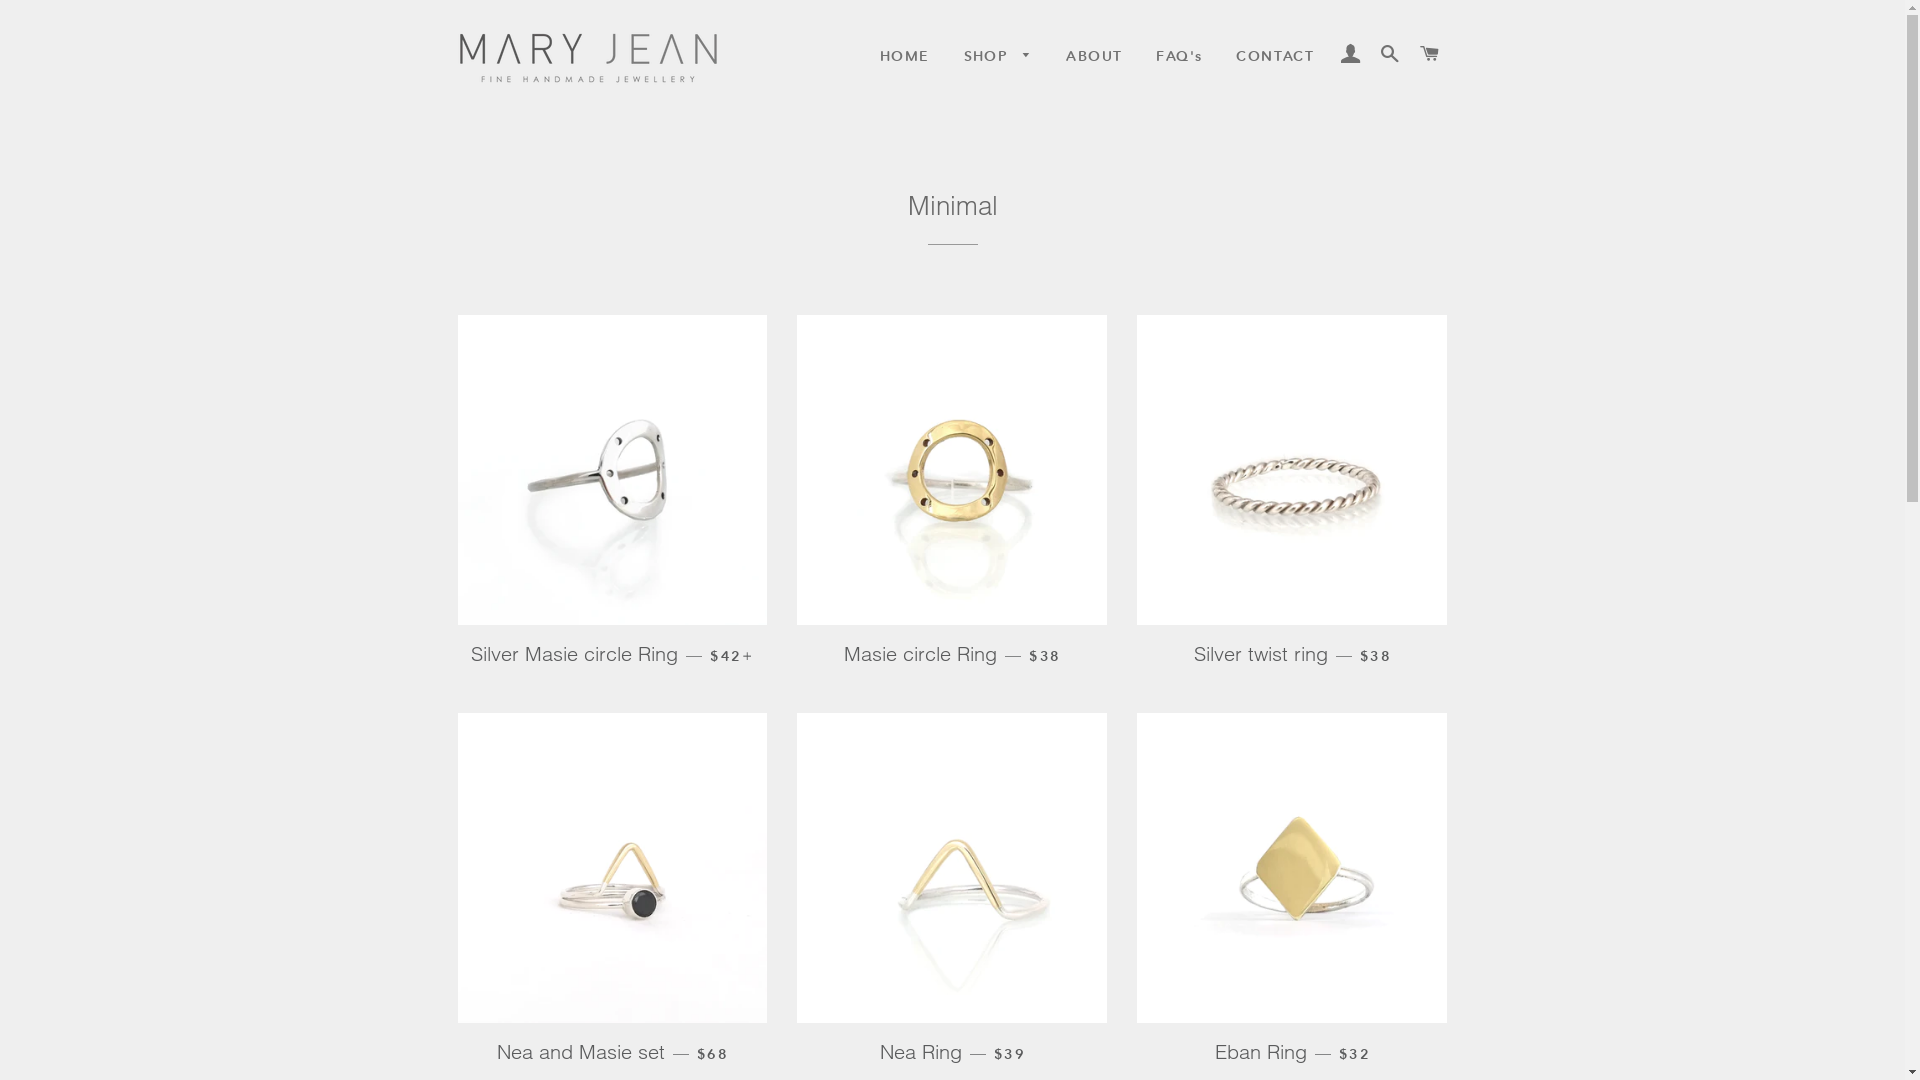 The height and width of the screenshot is (1080, 1920). Describe the element at coordinates (1350, 53) in the screenshot. I see `'Log In'` at that location.